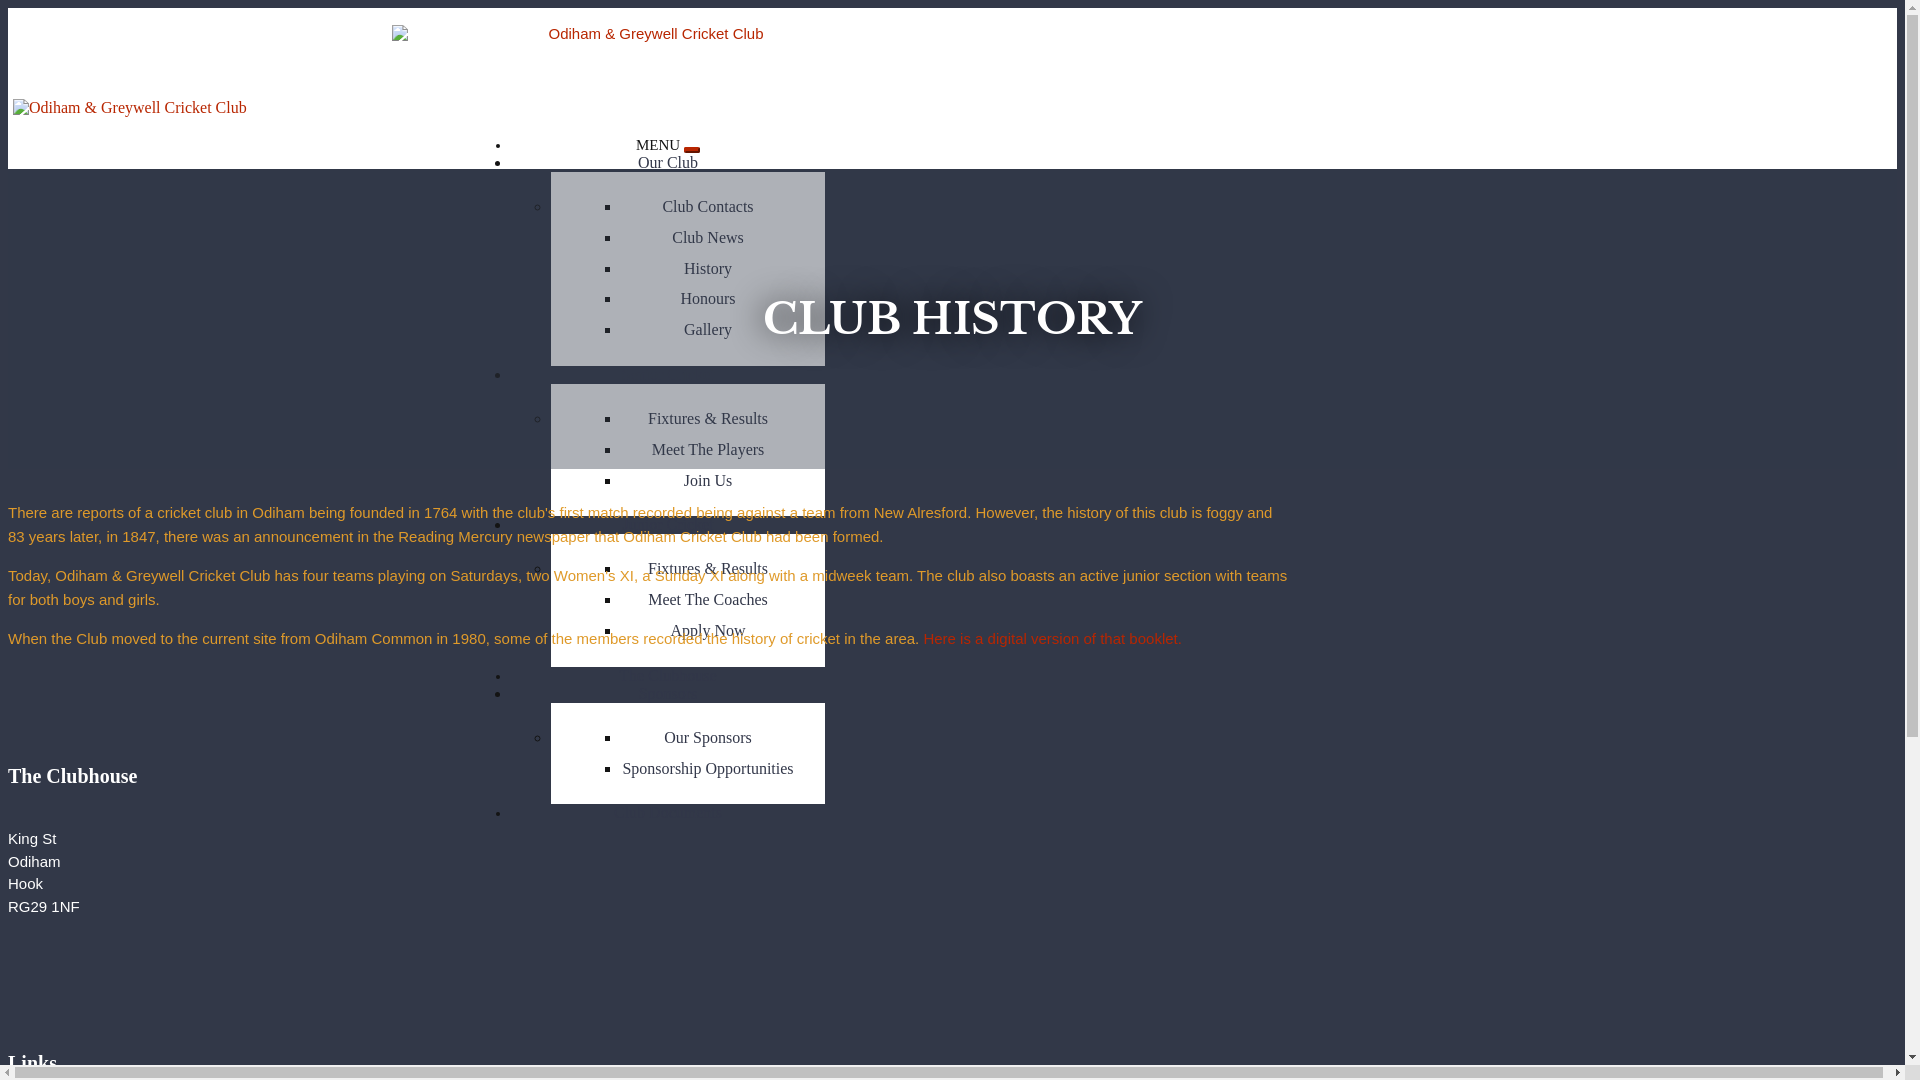 Image resolution: width=1920 pixels, height=1080 pixels. What do you see at coordinates (1050, 638) in the screenshot?
I see `'Here is a digital version of that booklet.'` at bounding box center [1050, 638].